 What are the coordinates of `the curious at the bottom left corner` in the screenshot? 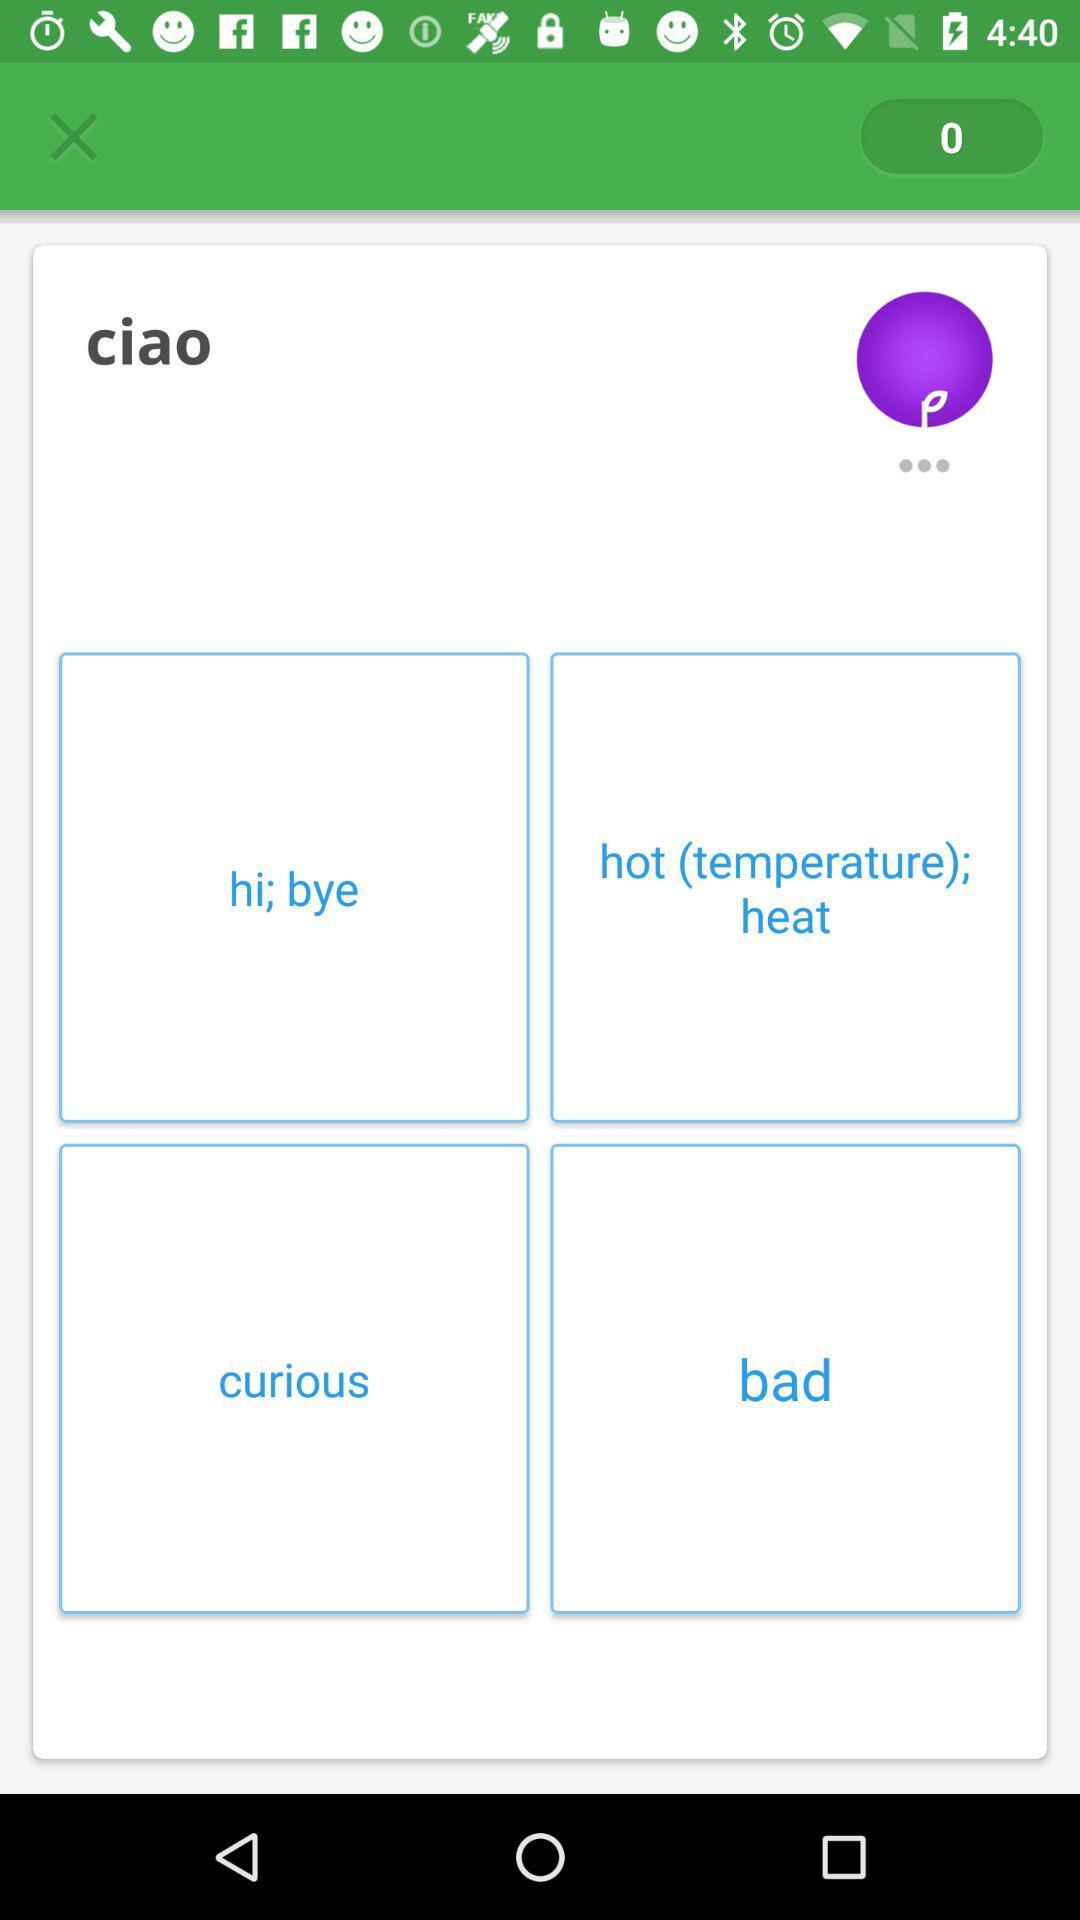 It's located at (294, 1377).